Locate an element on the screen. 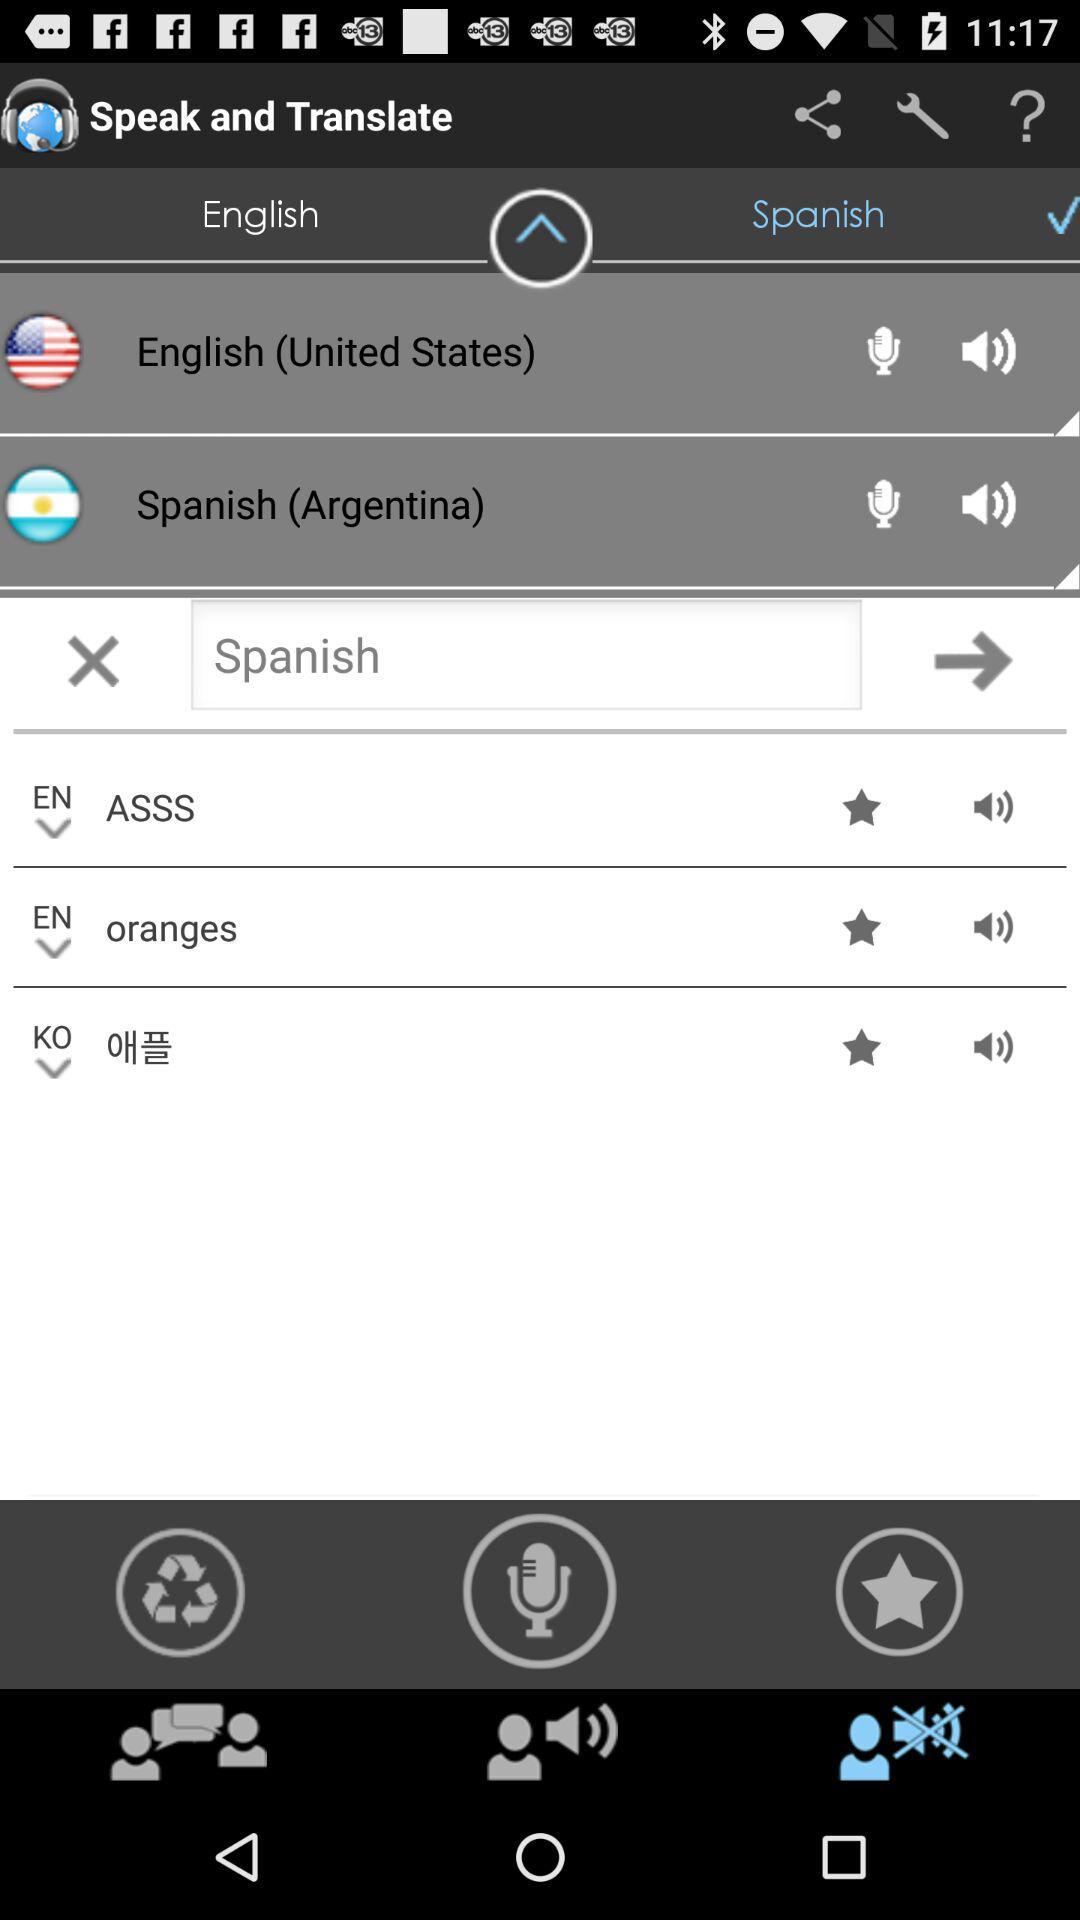 This screenshot has width=1080, height=1920. the app to the right of the en app is located at coordinates (446, 806).